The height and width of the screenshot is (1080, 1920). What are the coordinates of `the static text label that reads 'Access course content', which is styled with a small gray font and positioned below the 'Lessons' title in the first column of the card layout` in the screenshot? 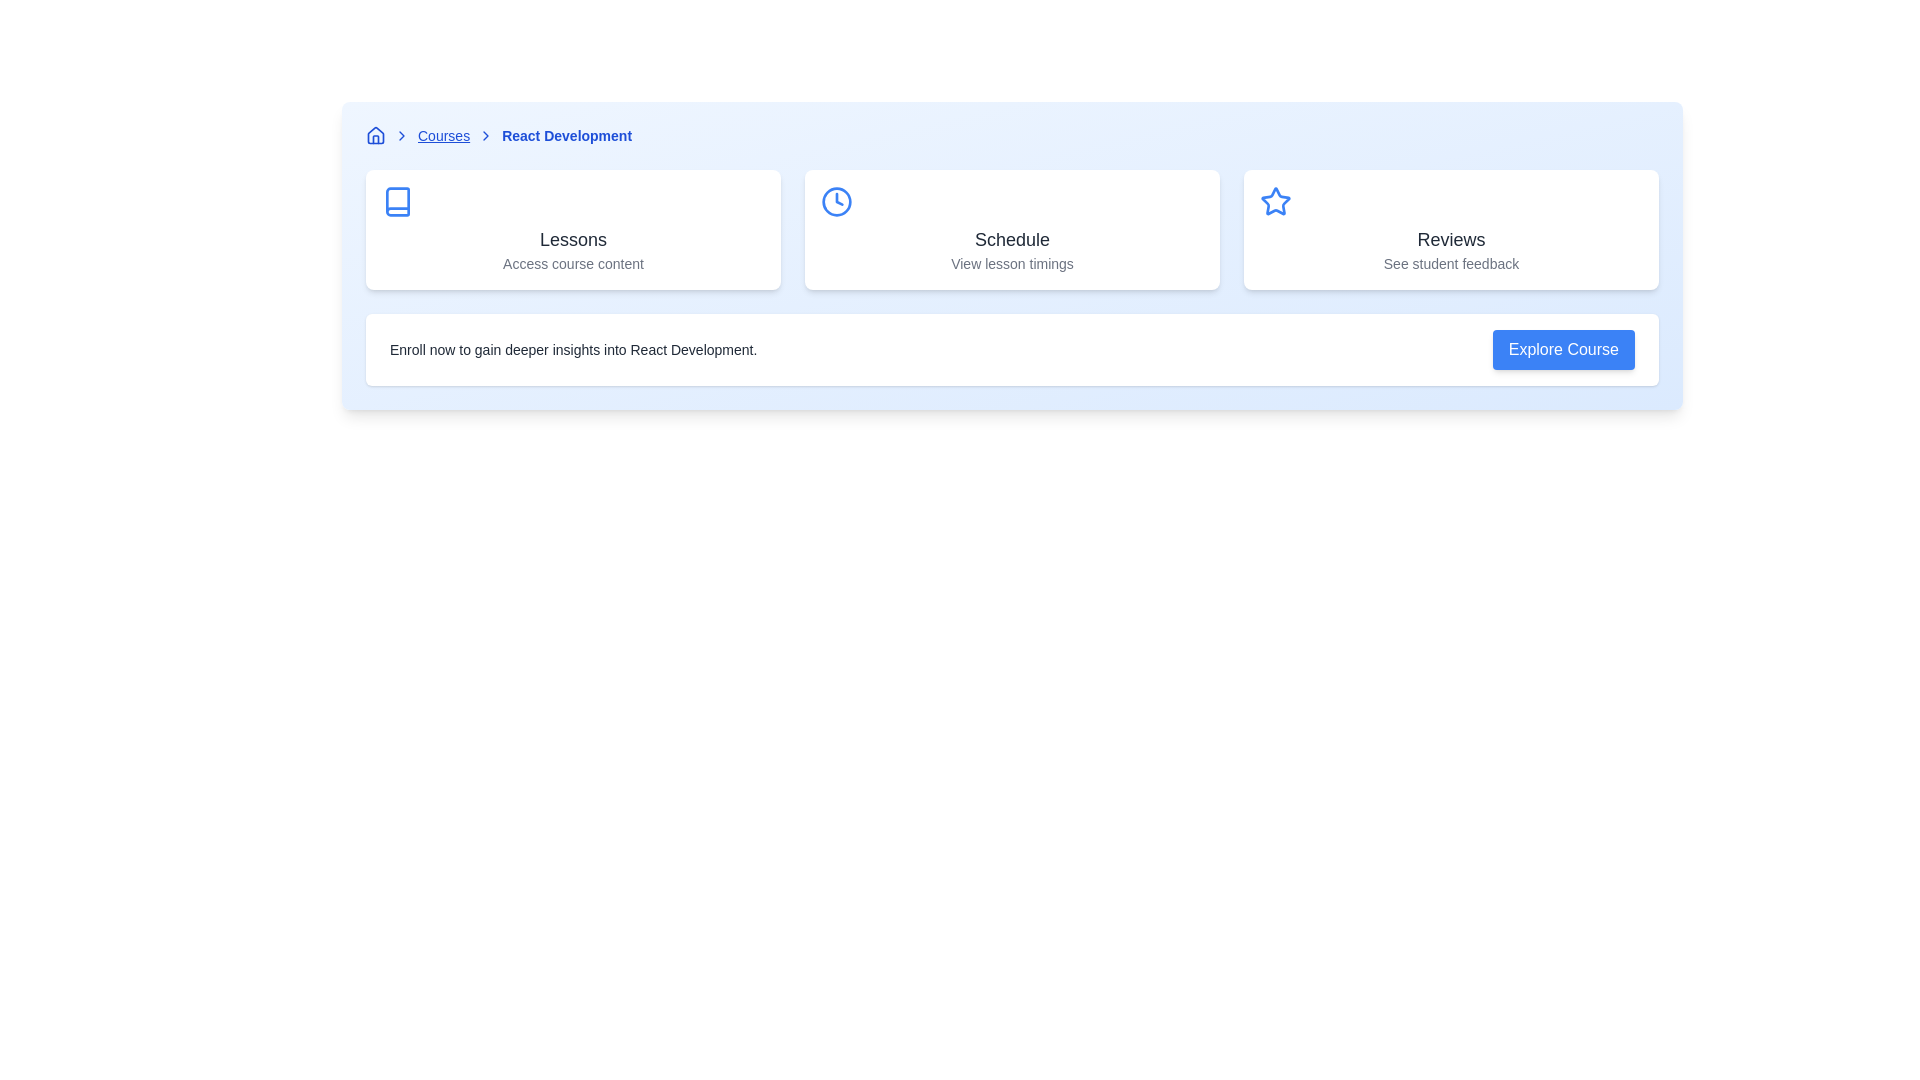 It's located at (572, 262).